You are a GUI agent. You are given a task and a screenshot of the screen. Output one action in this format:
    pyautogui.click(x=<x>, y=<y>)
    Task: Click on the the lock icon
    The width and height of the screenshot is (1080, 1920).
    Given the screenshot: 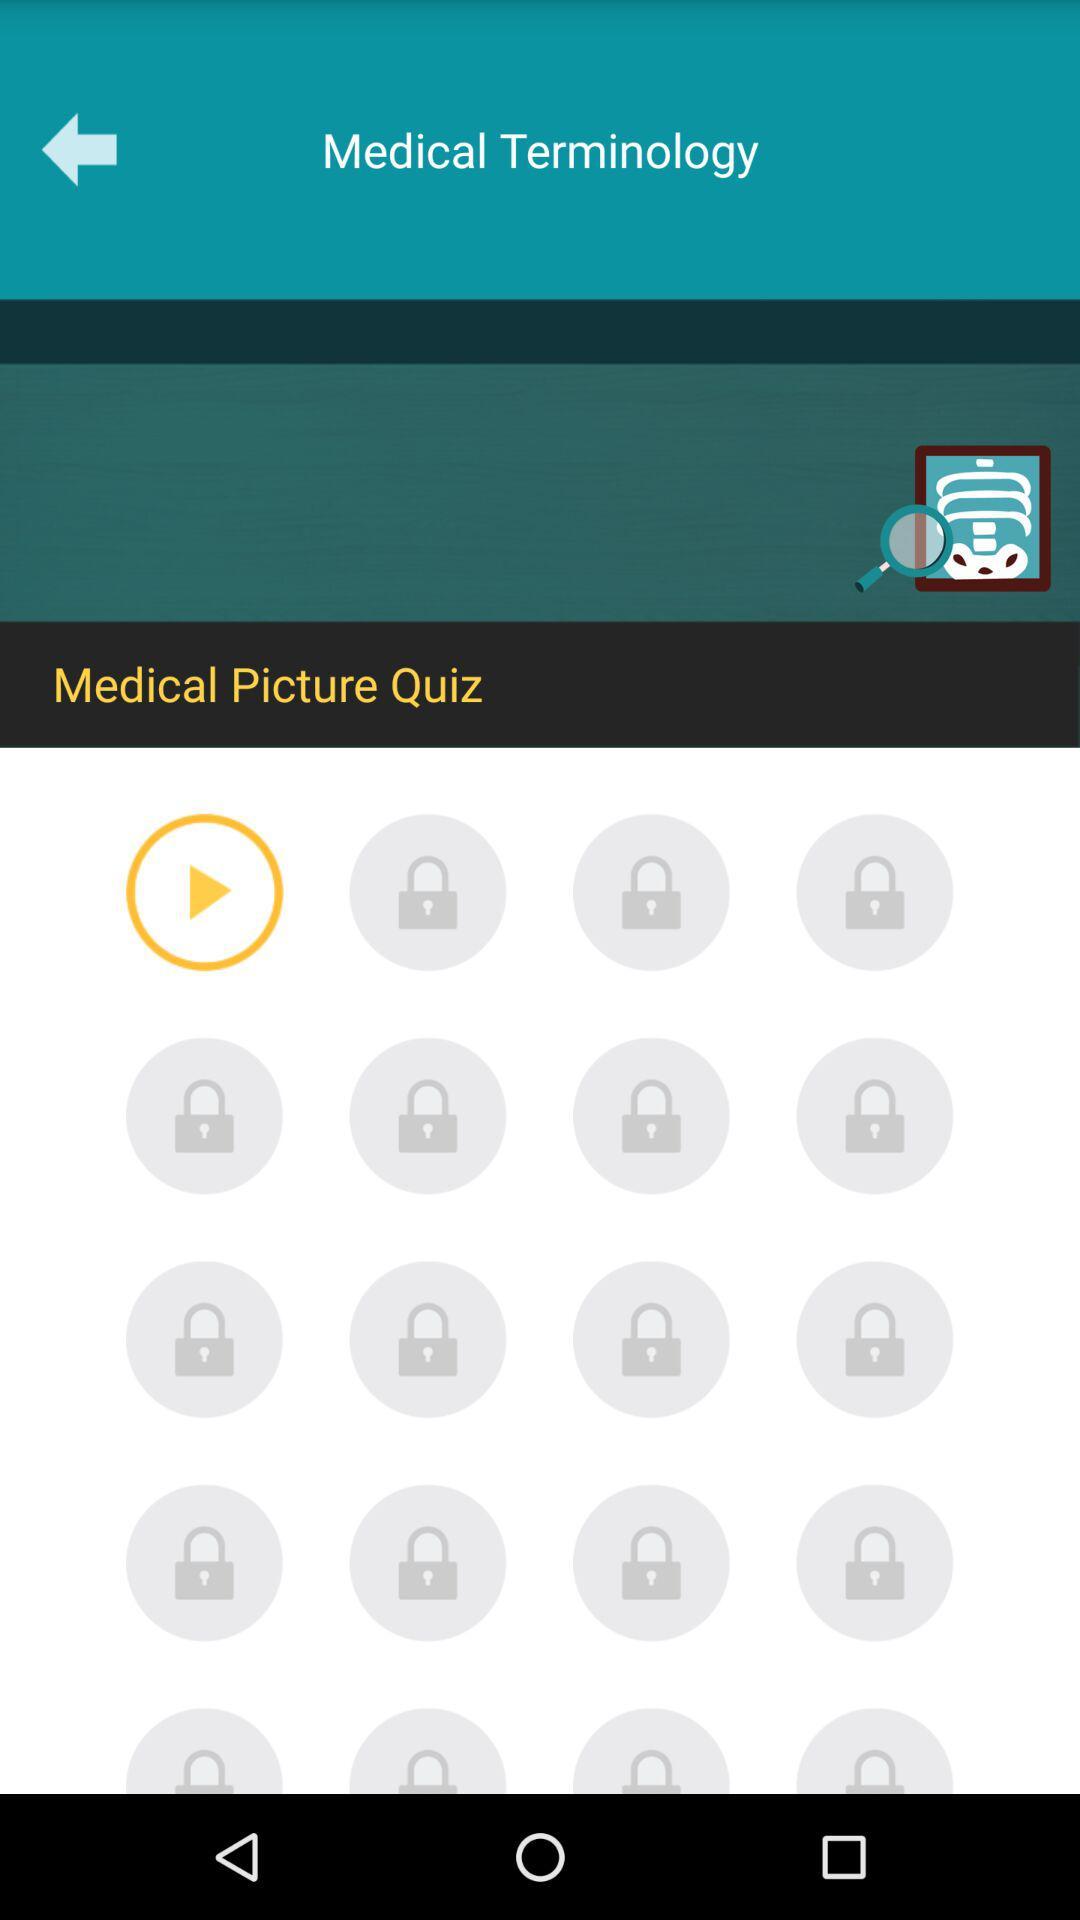 What is the action you would take?
    pyautogui.click(x=651, y=1672)
    